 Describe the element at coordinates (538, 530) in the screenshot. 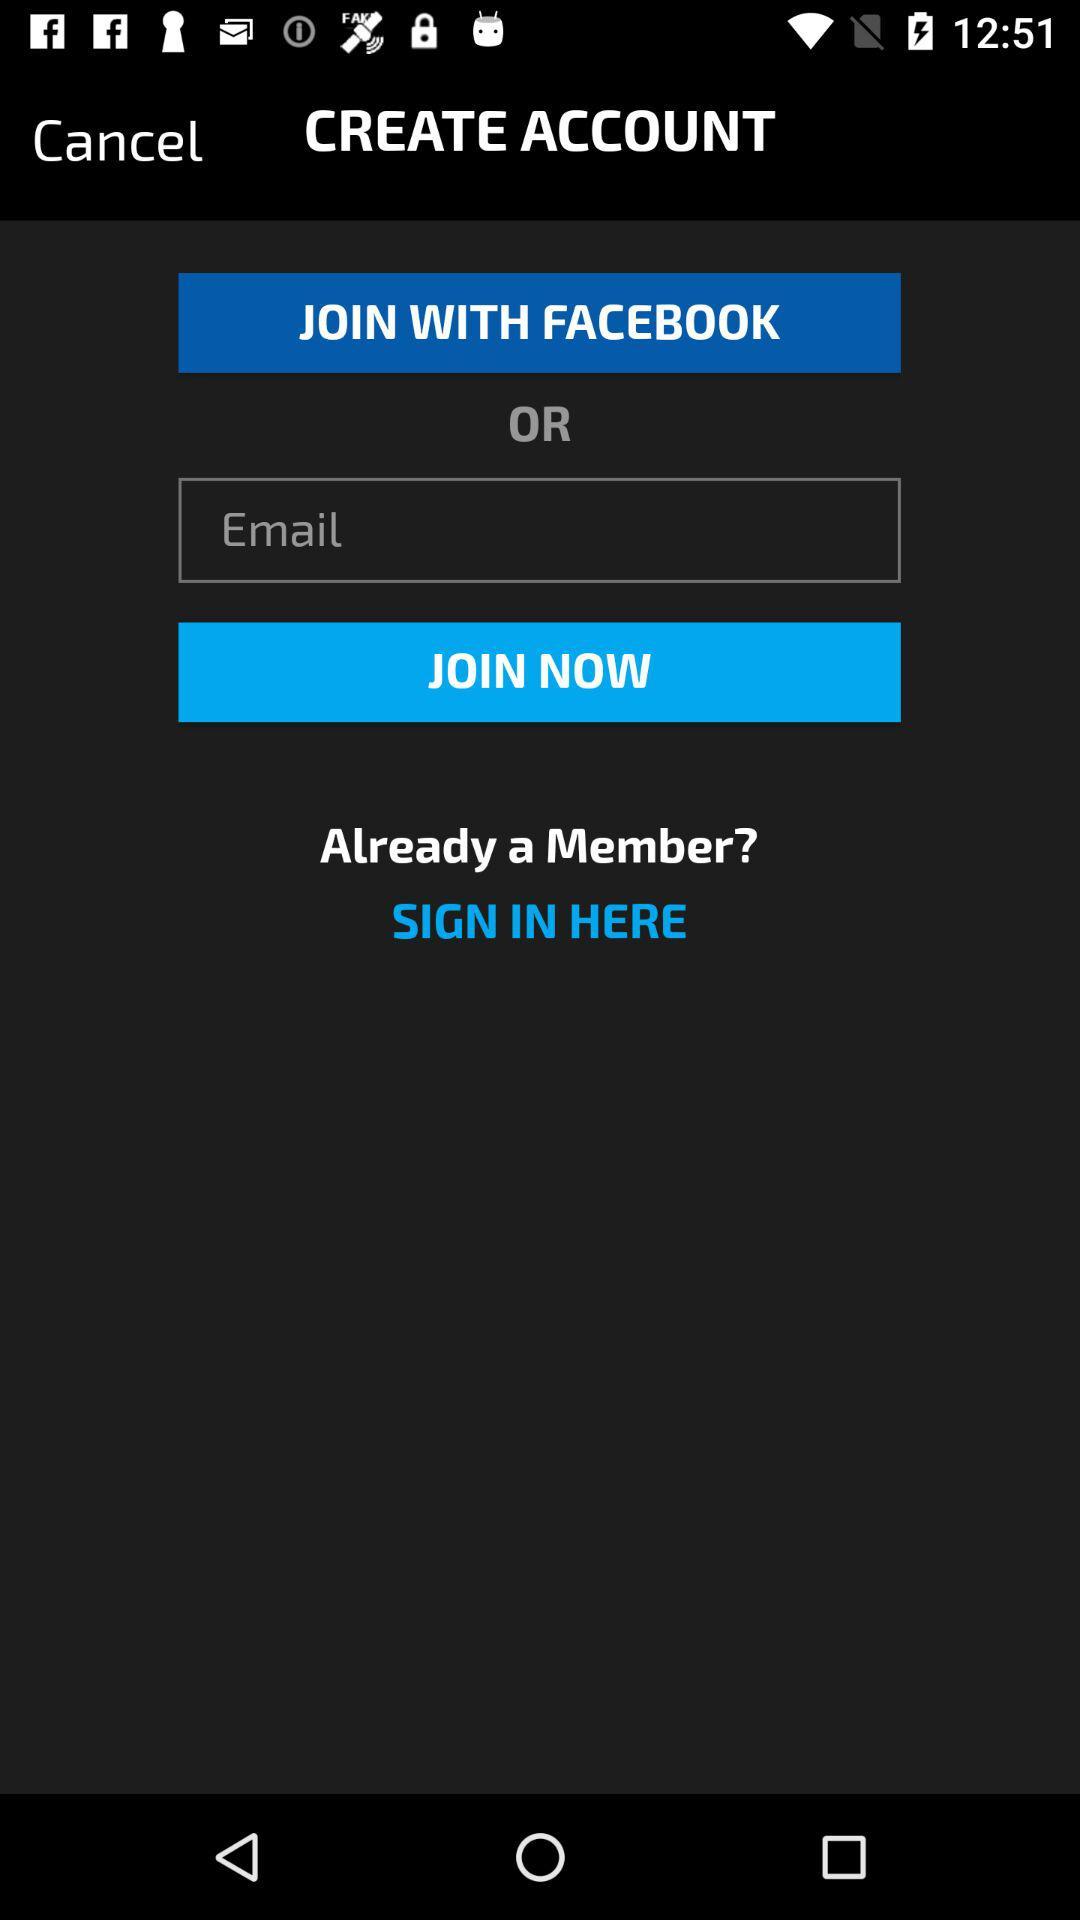

I see `the item below or` at that location.